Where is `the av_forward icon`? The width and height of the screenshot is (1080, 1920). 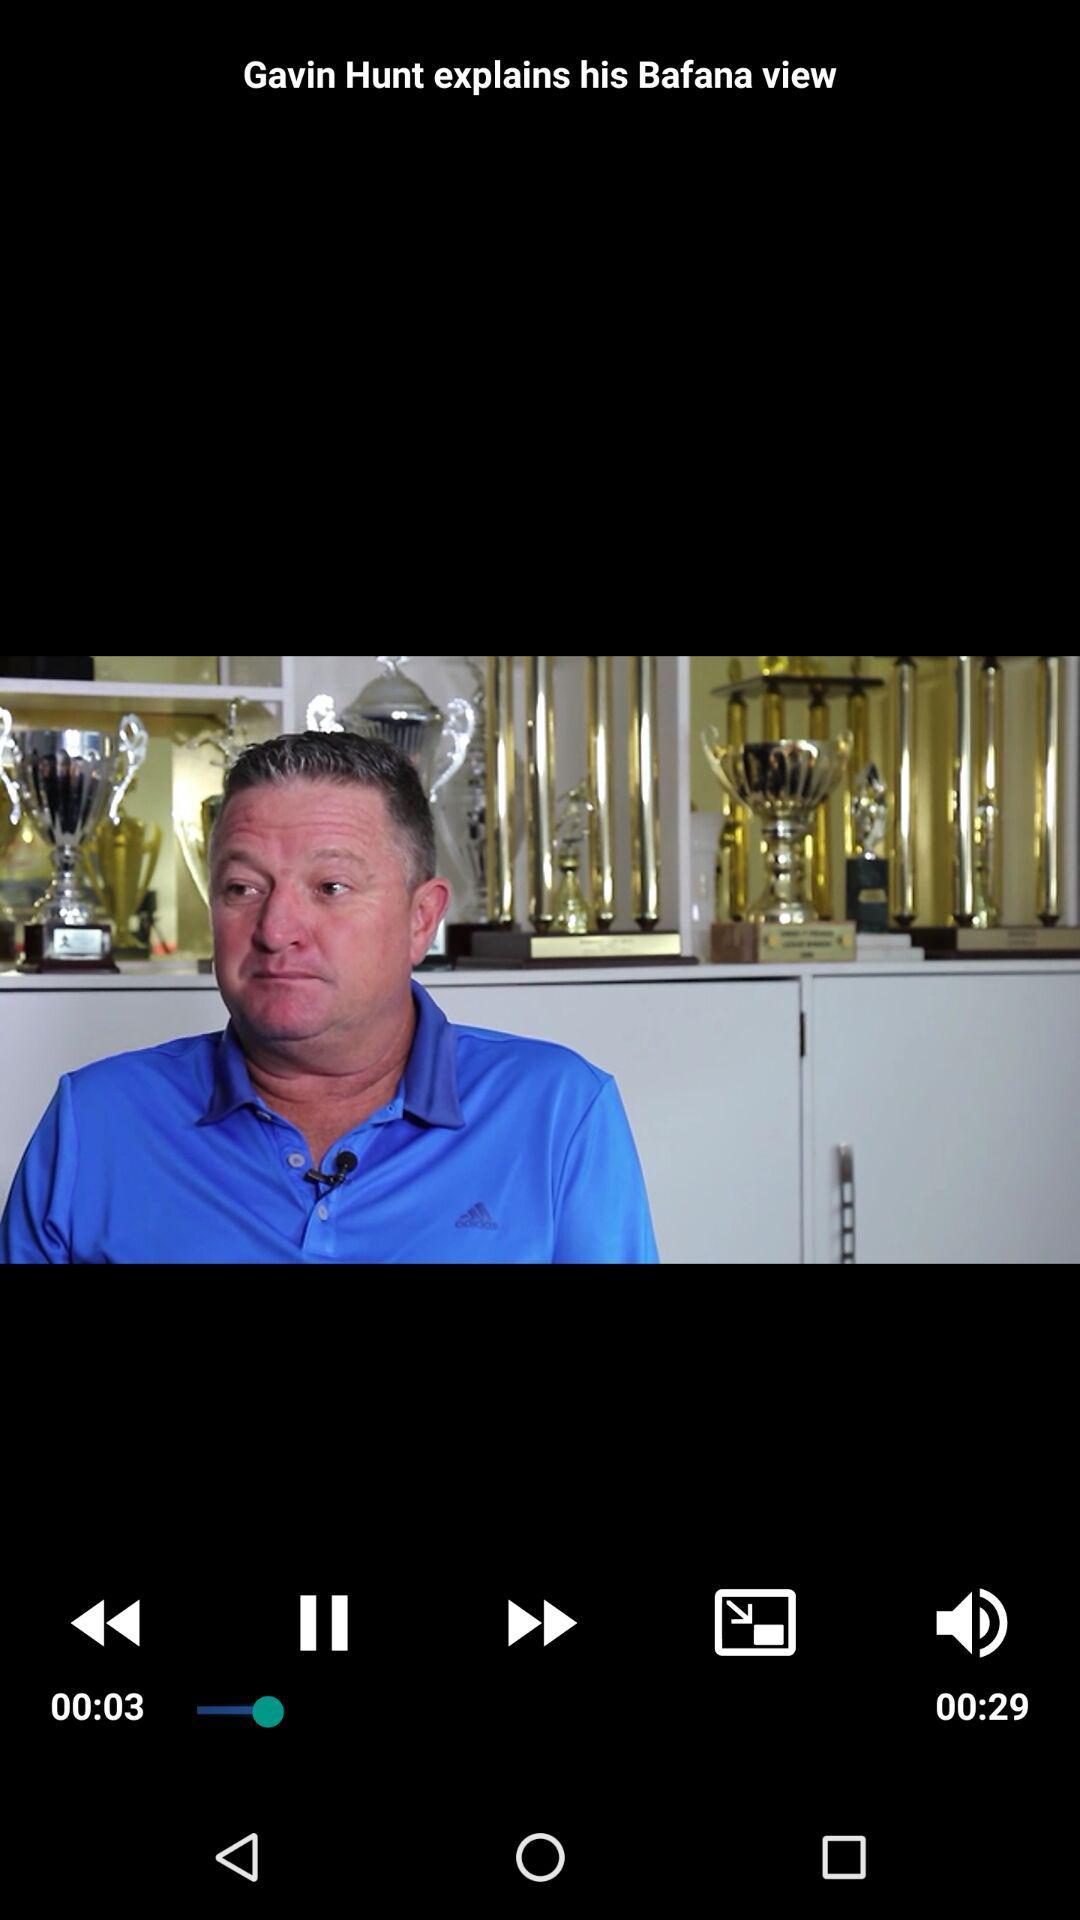 the av_forward icon is located at coordinates (540, 1622).